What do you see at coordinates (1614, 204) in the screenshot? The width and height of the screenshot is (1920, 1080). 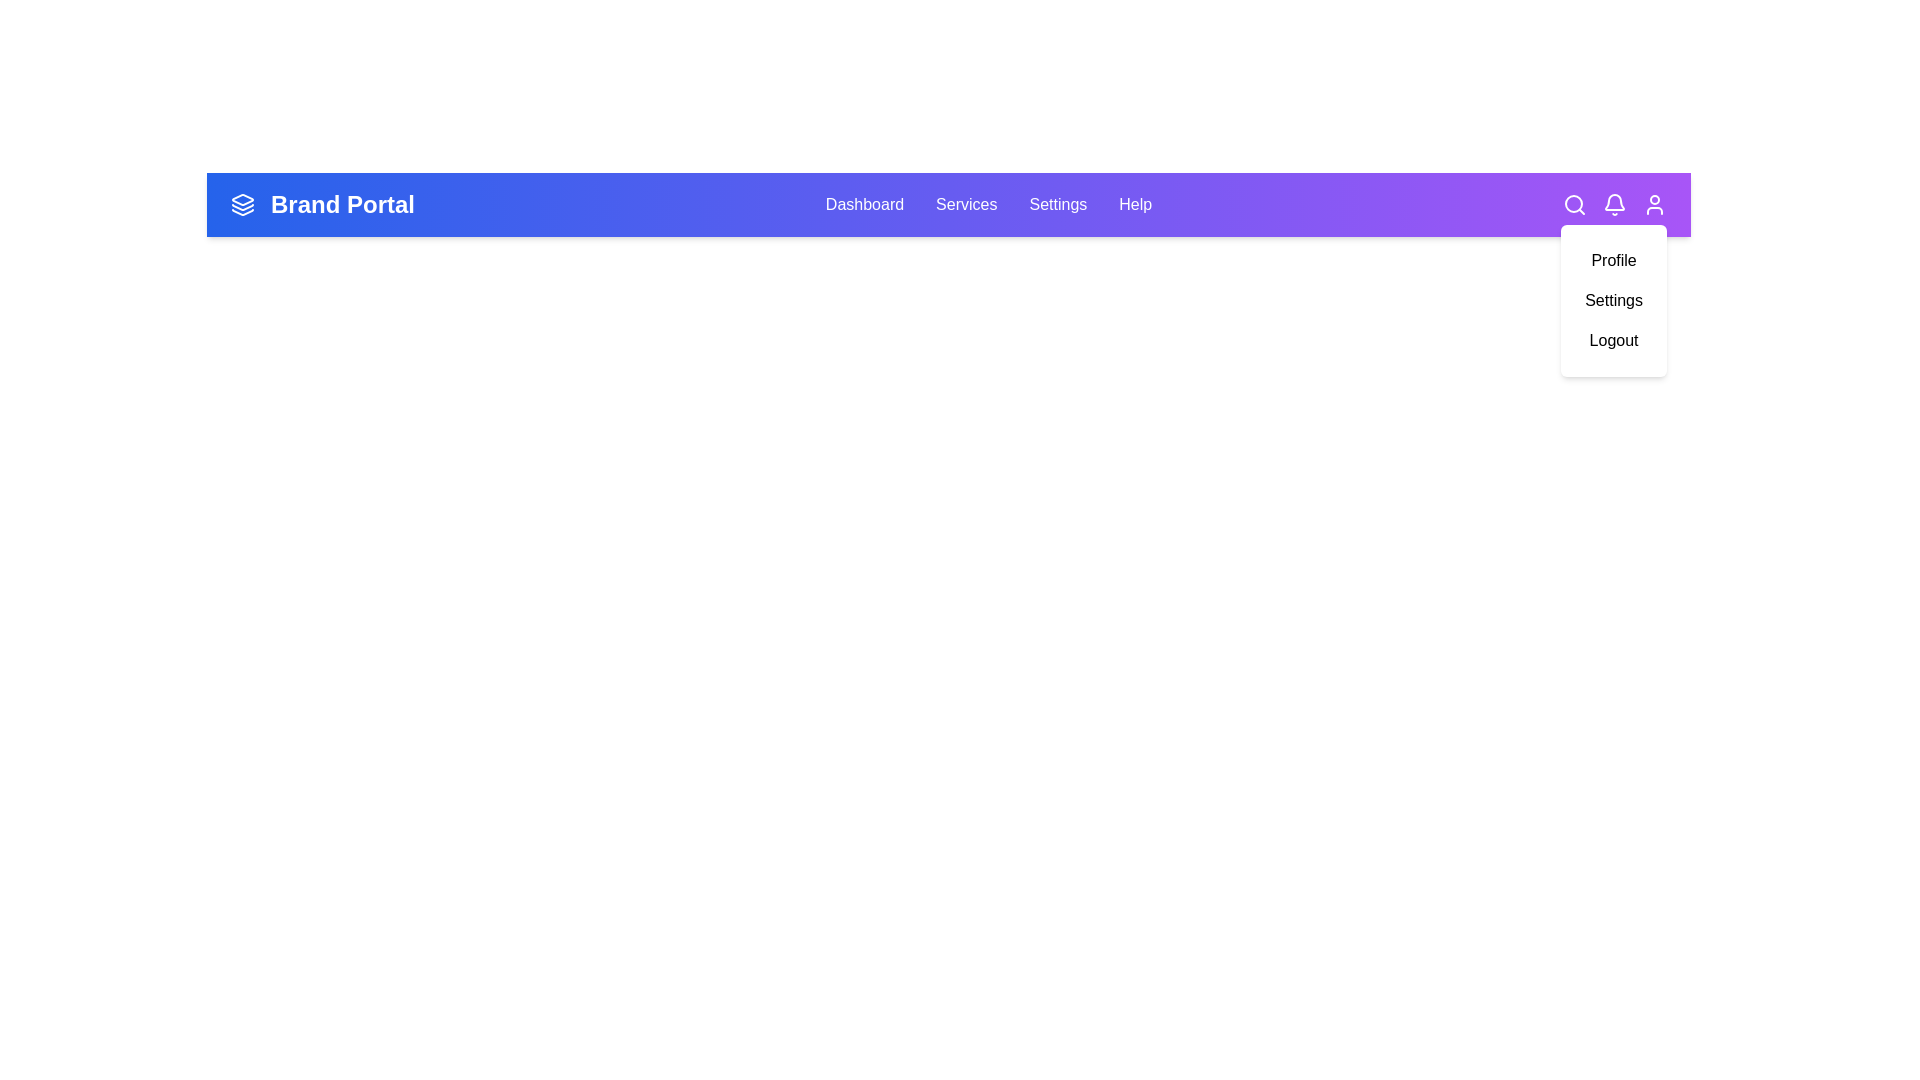 I see `the white bell icon on the purple background located at the top-right section of the interface` at bounding box center [1614, 204].